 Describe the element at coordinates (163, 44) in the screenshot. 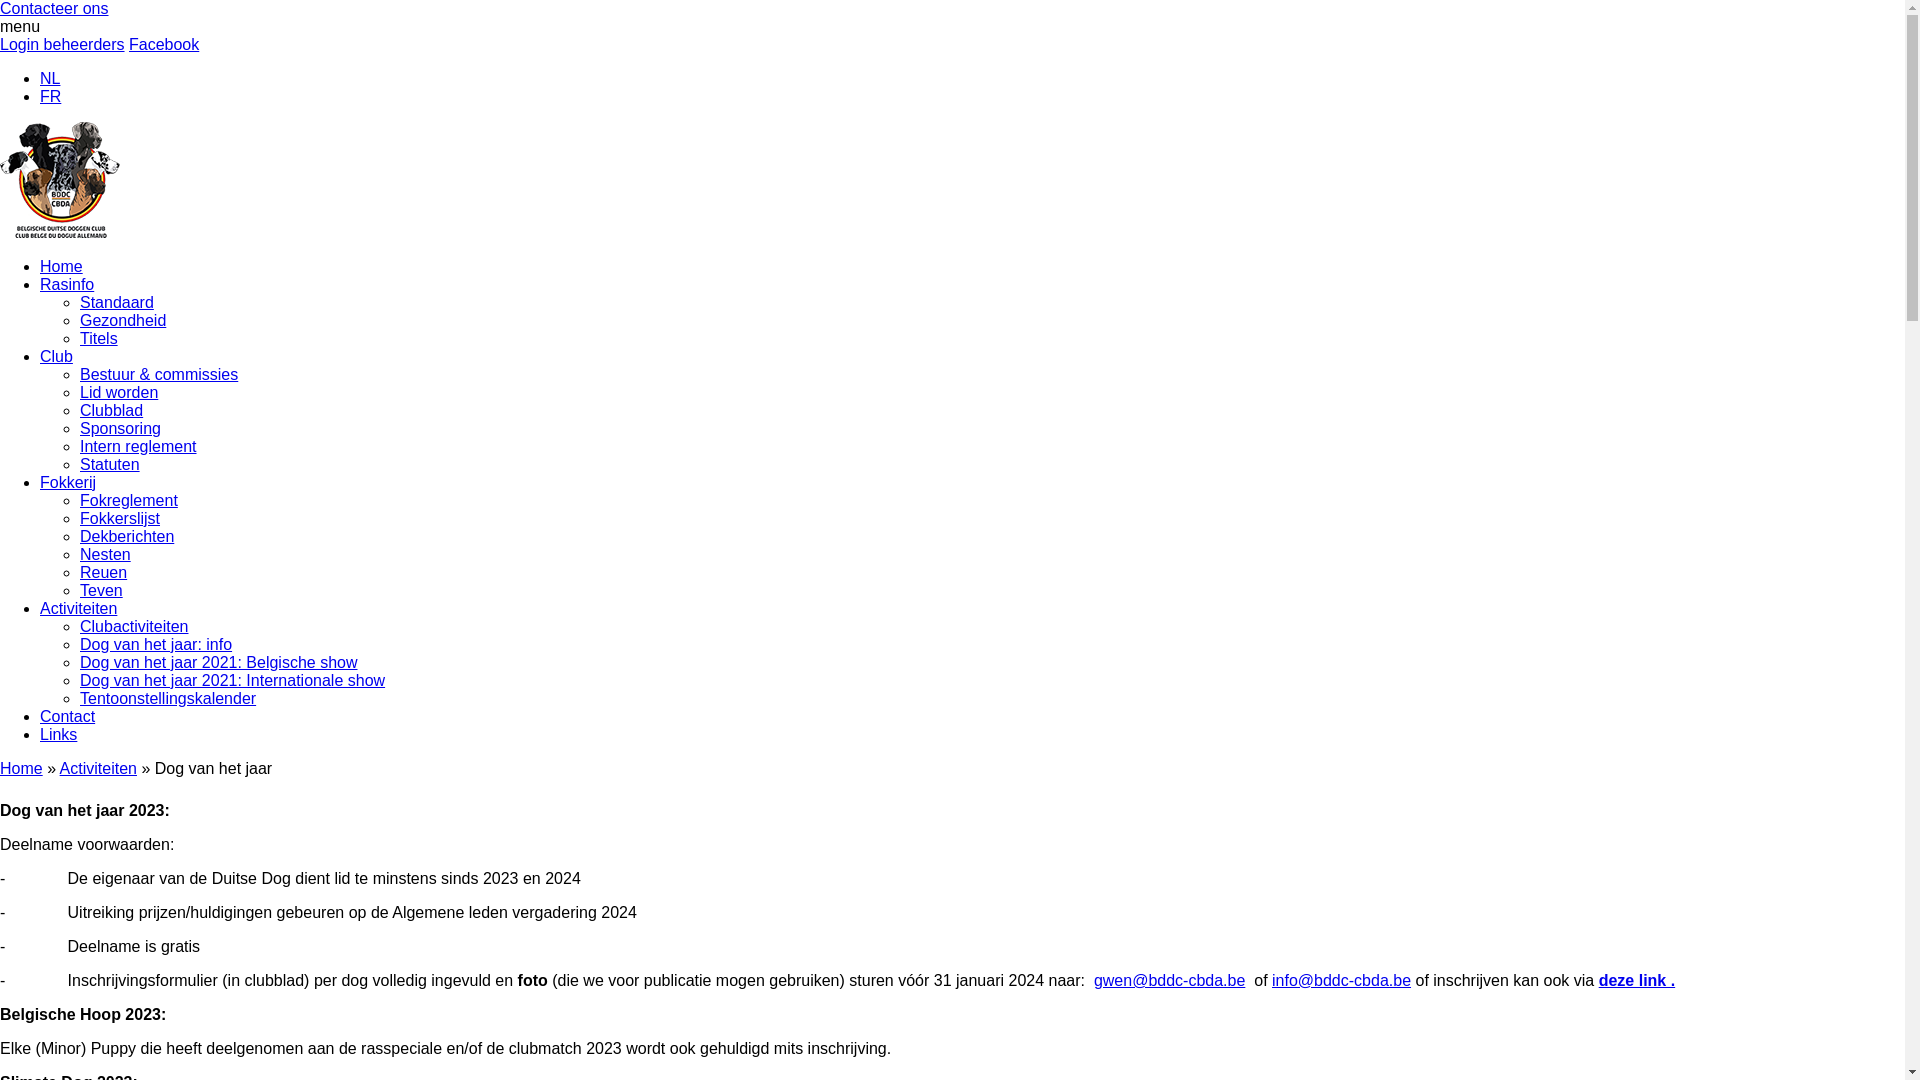

I see `'Facebook'` at that location.